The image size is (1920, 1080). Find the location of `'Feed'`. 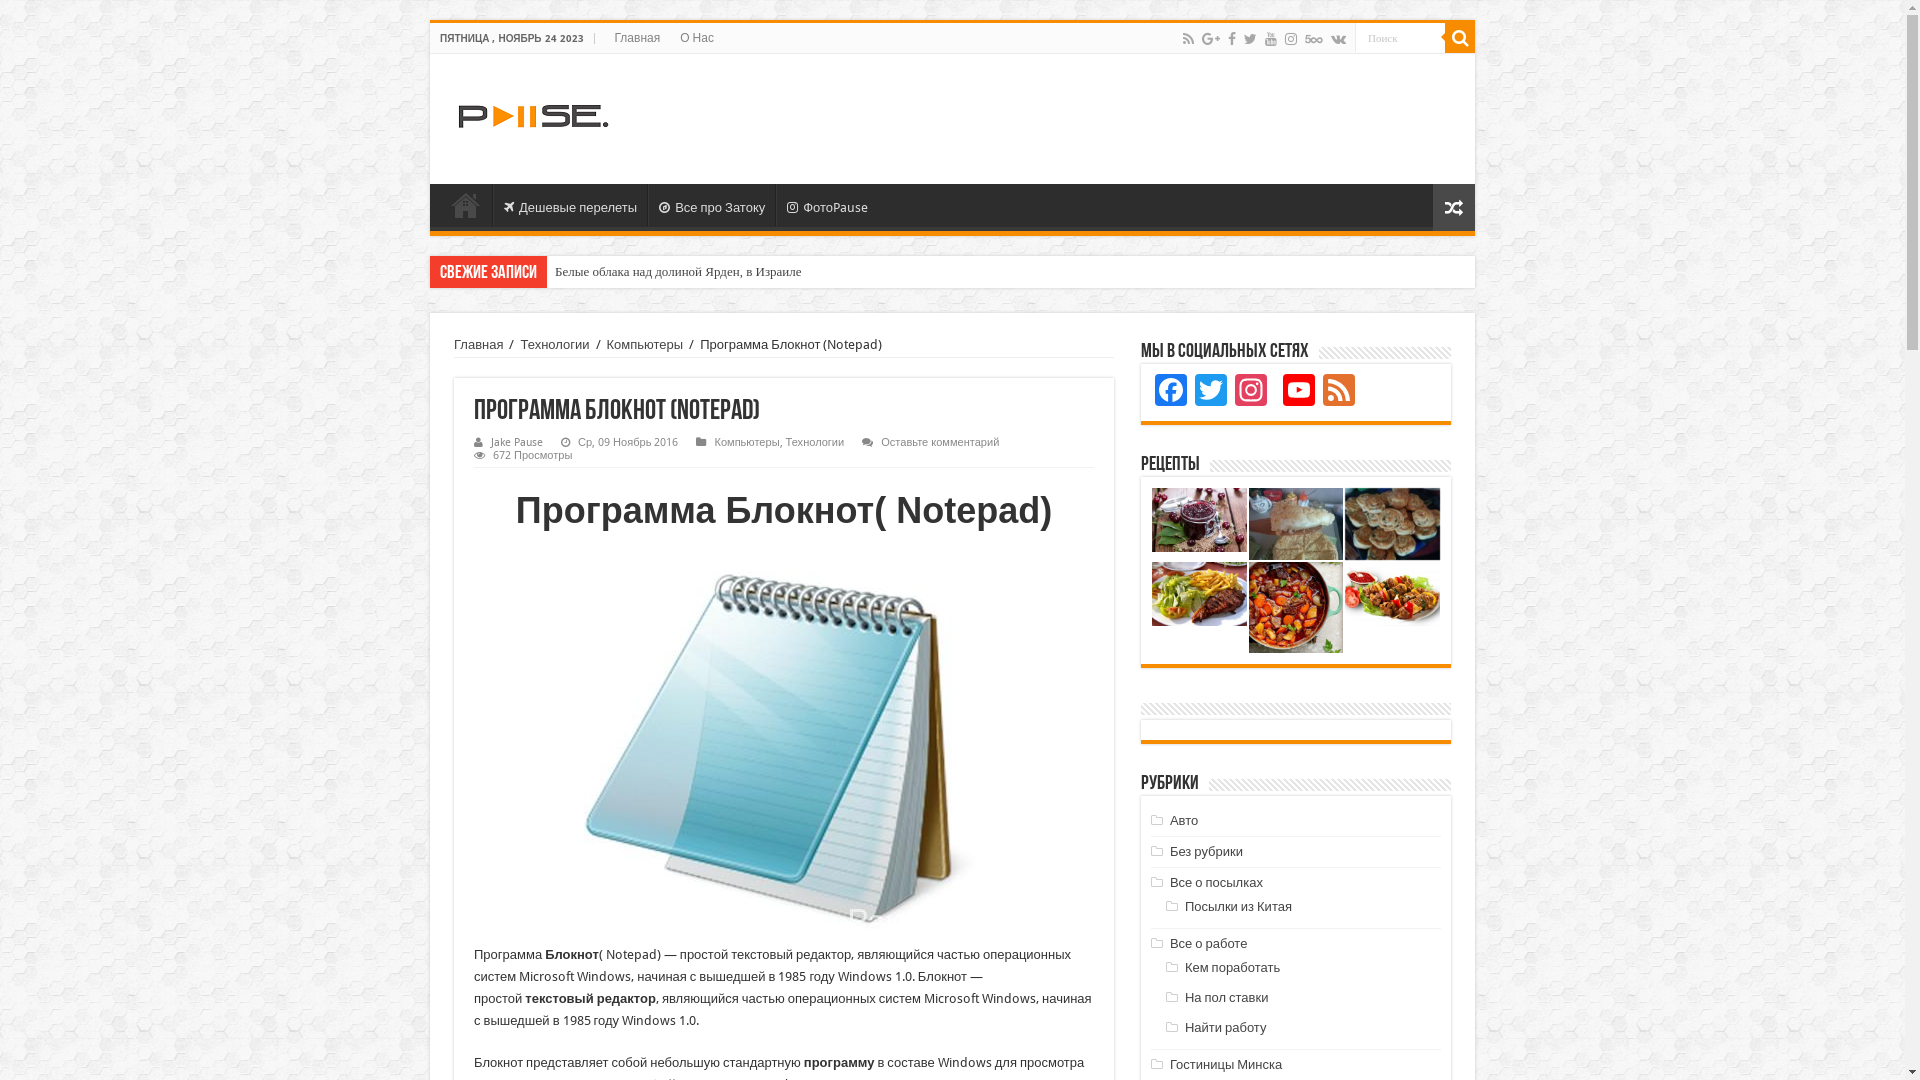

'Feed' is located at coordinates (1339, 392).